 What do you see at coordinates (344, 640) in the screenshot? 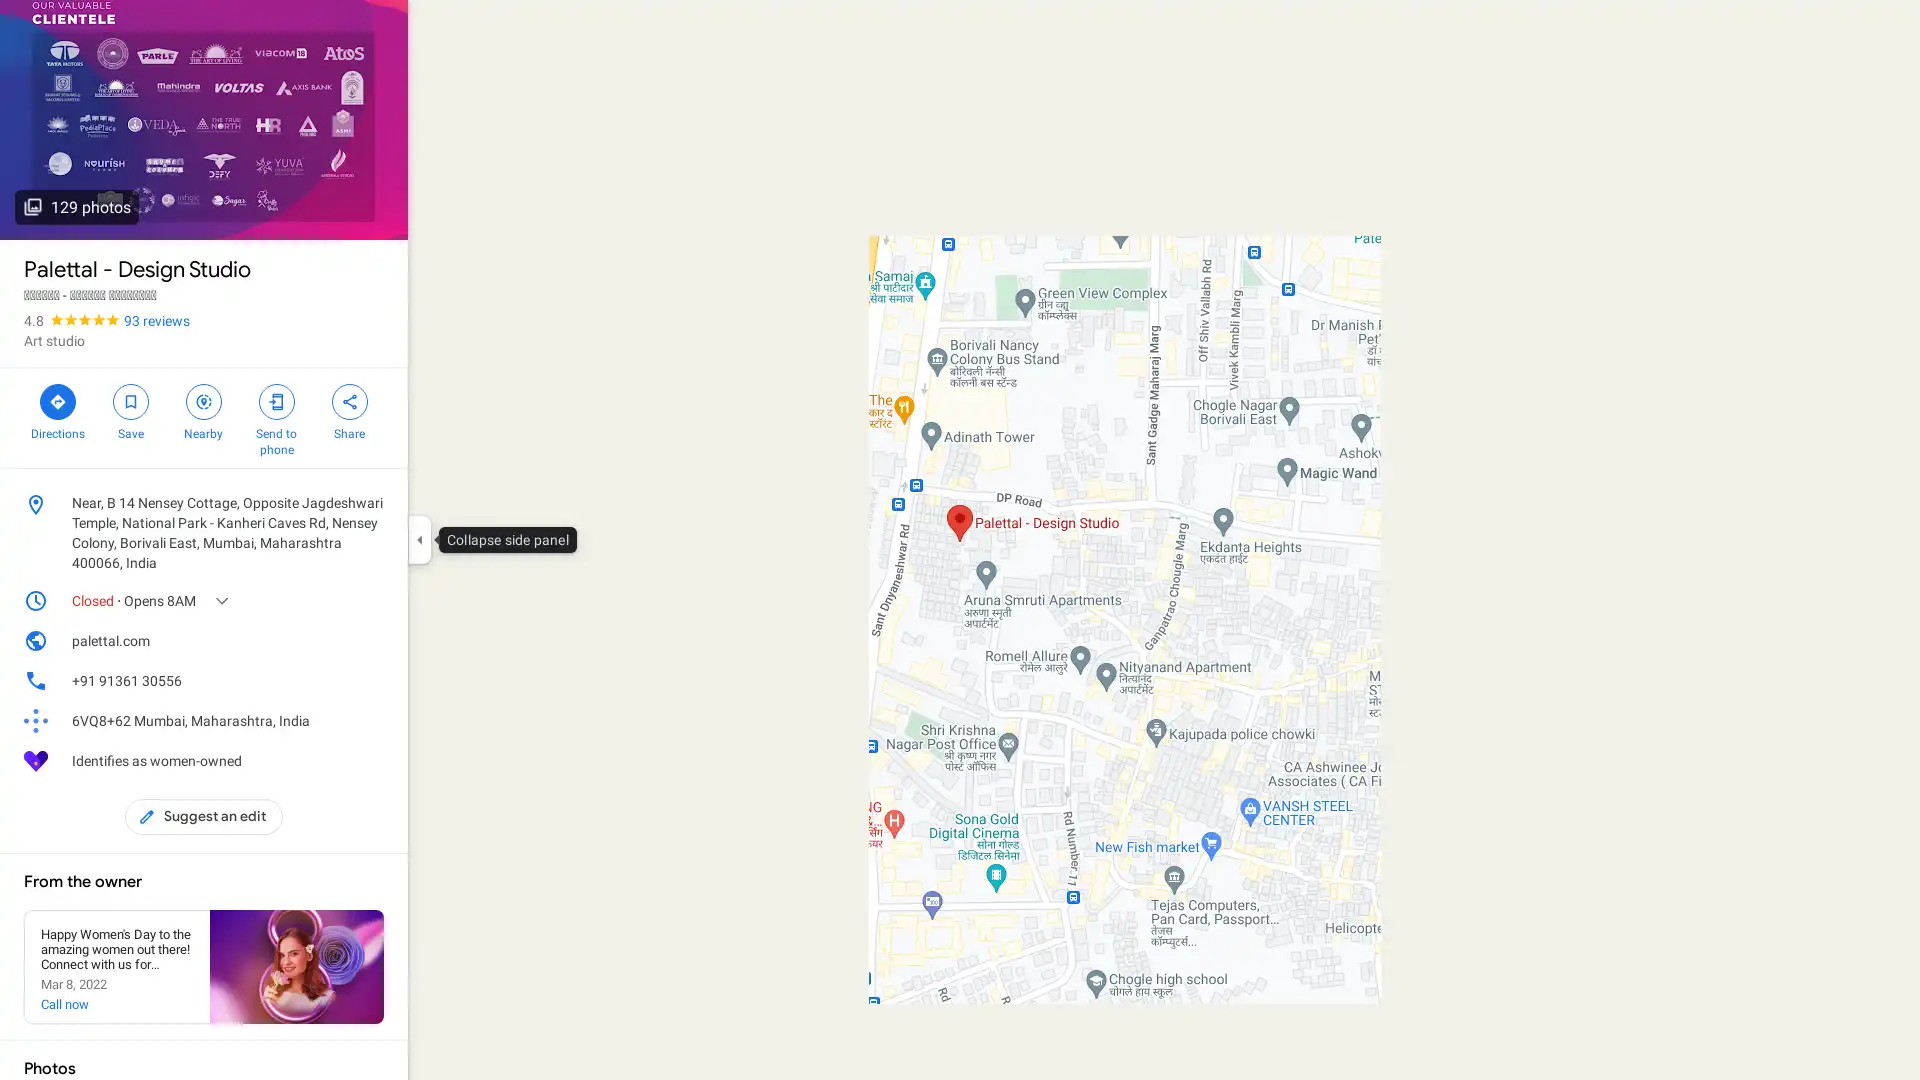
I see `Open website` at bounding box center [344, 640].